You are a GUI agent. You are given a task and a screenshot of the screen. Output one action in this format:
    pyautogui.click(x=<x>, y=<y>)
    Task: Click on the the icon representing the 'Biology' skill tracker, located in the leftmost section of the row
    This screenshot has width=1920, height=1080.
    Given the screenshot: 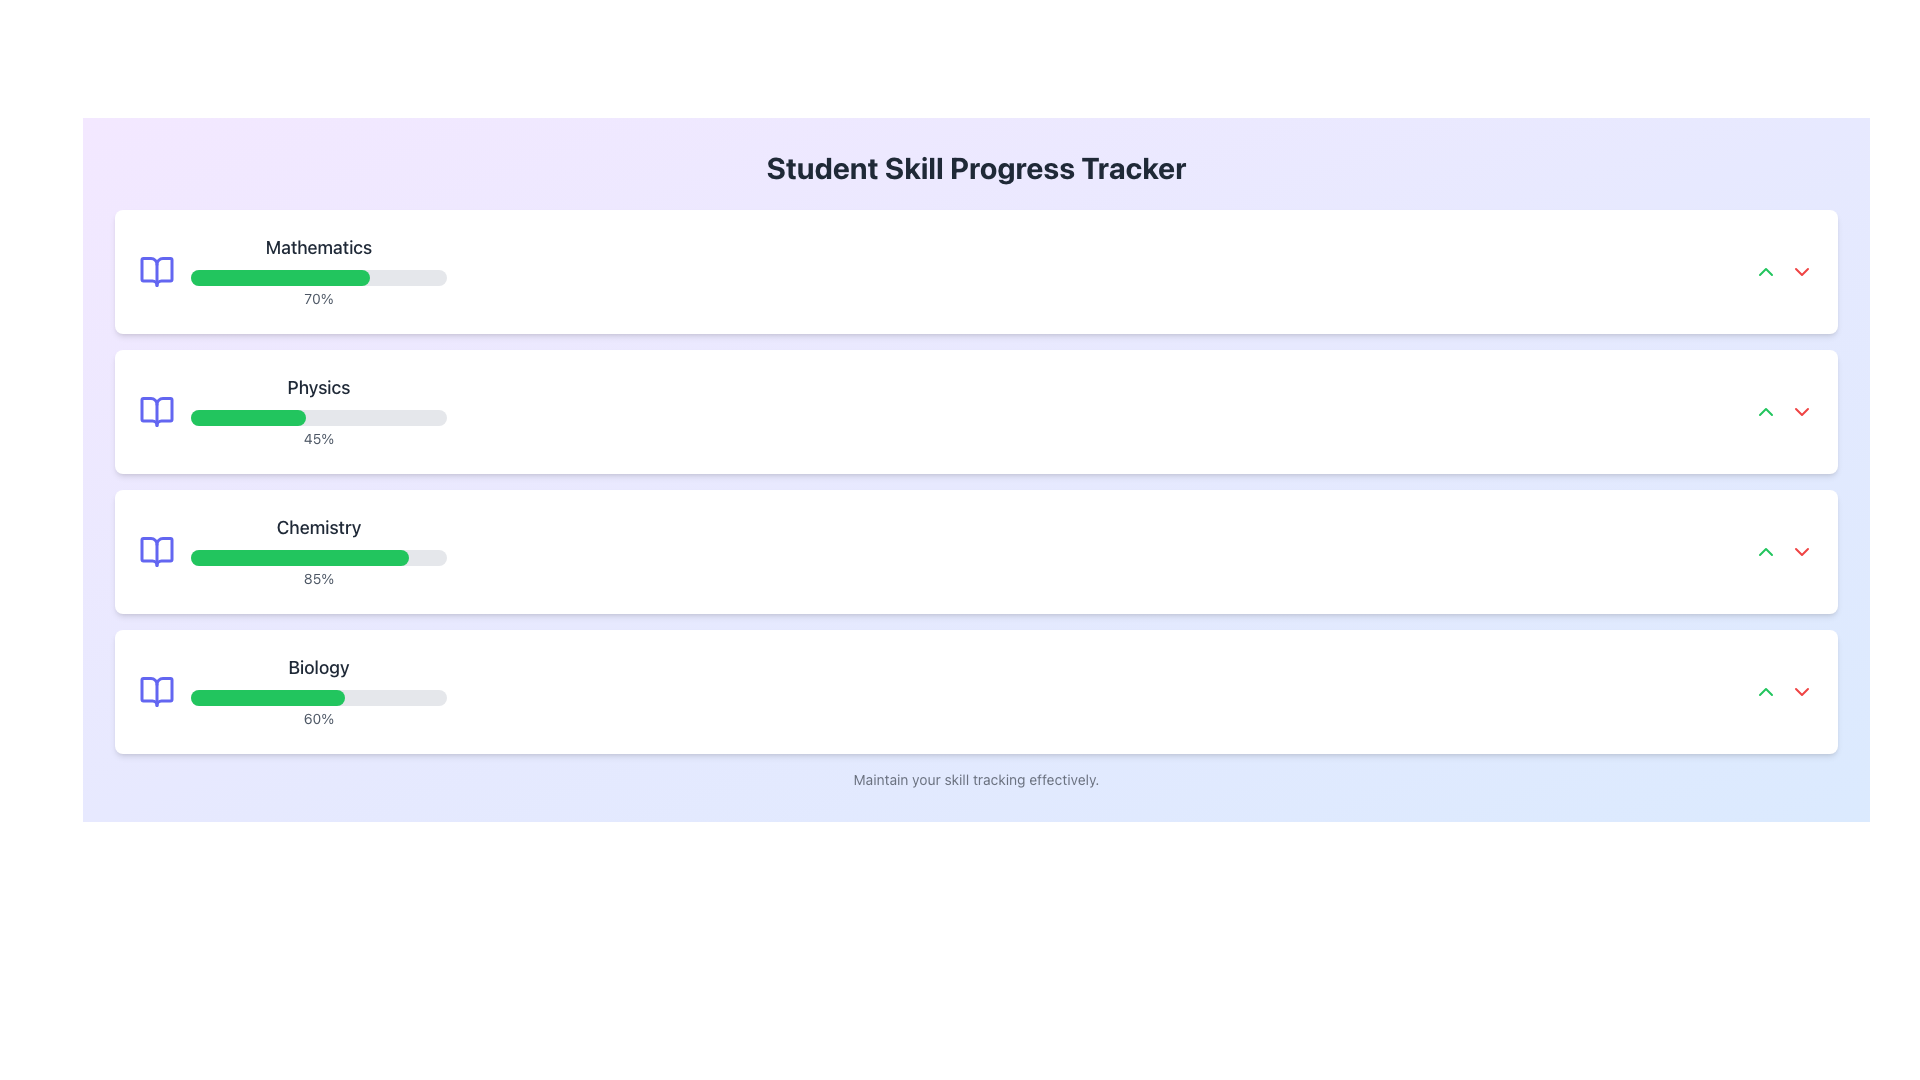 What is the action you would take?
    pyautogui.click(x=156, y=690)
    